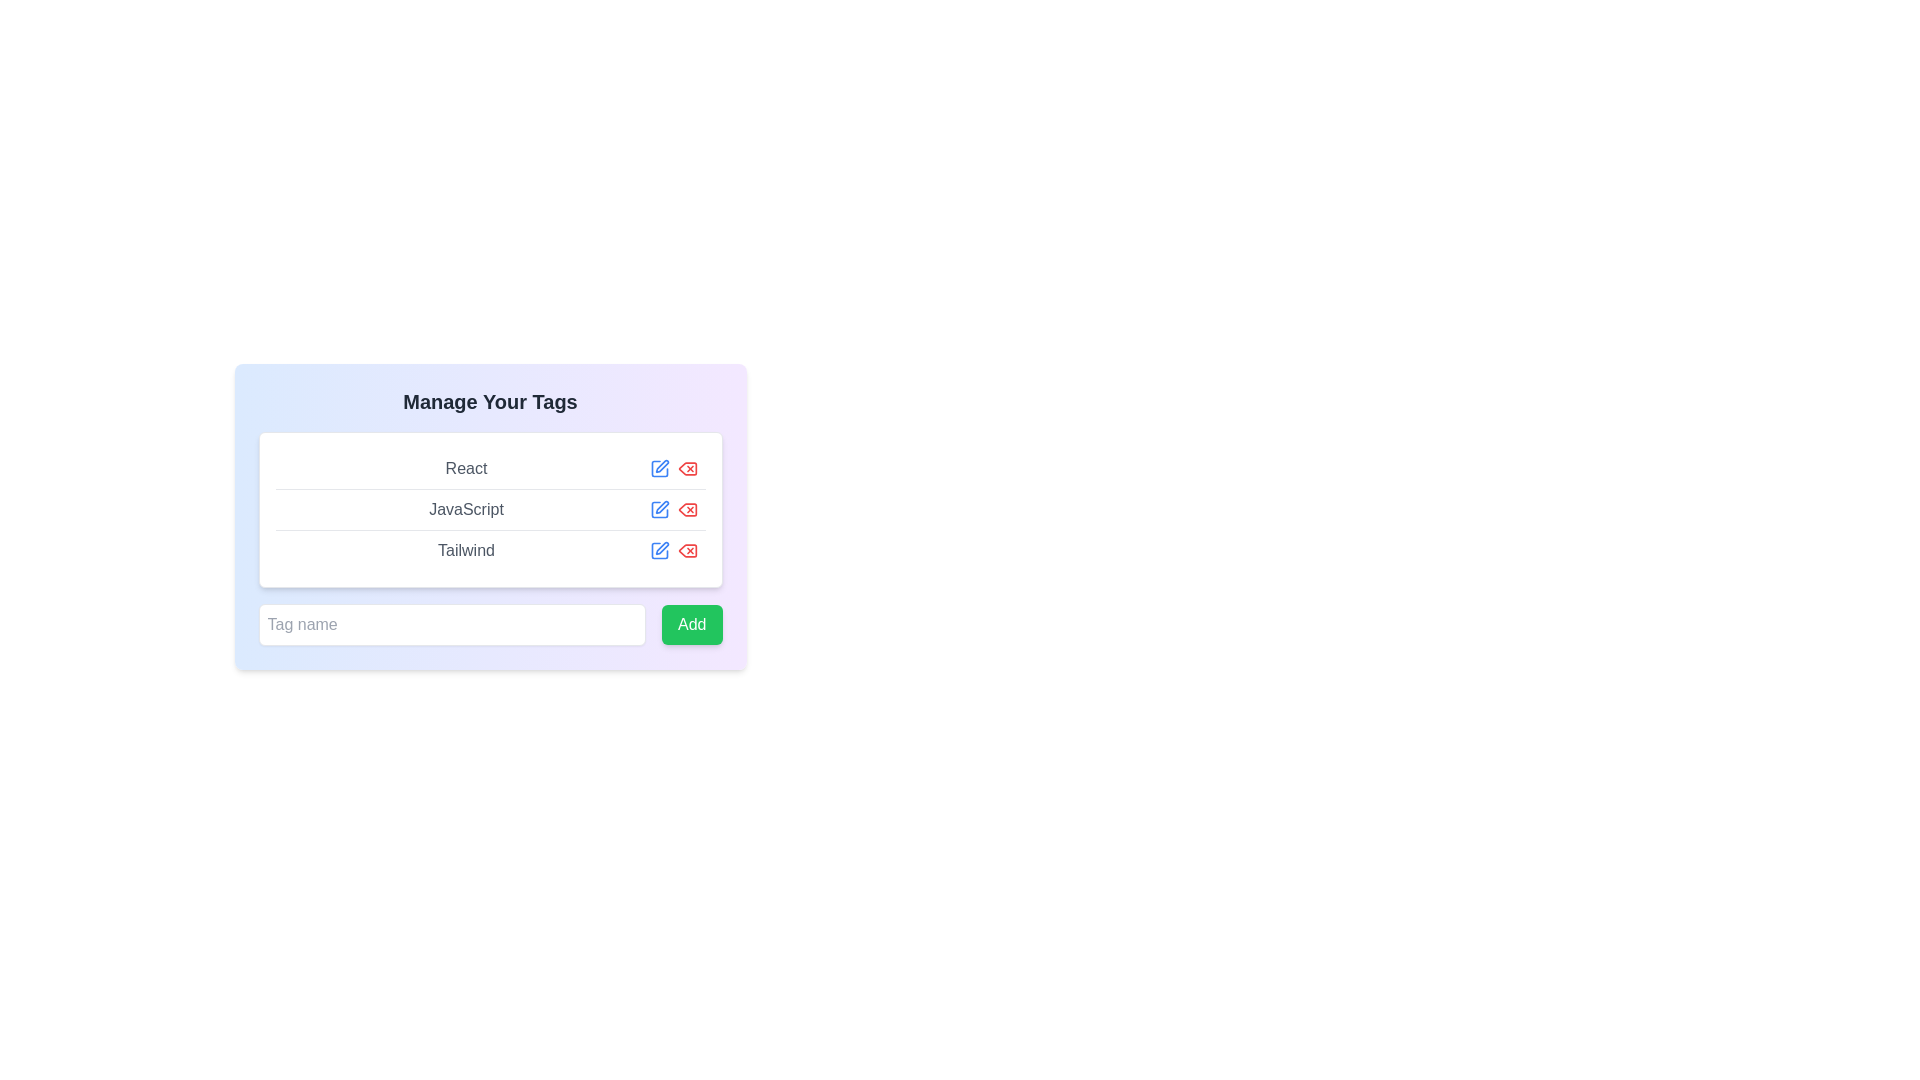 The height and width of the screenshot is (1080, 1920). What do you see at coordinates (490, 538) in the screenshot?
I see `the blue edit icon next to the 'JavaScript' tag in the Tag management list` at bounding box center [490, 538].